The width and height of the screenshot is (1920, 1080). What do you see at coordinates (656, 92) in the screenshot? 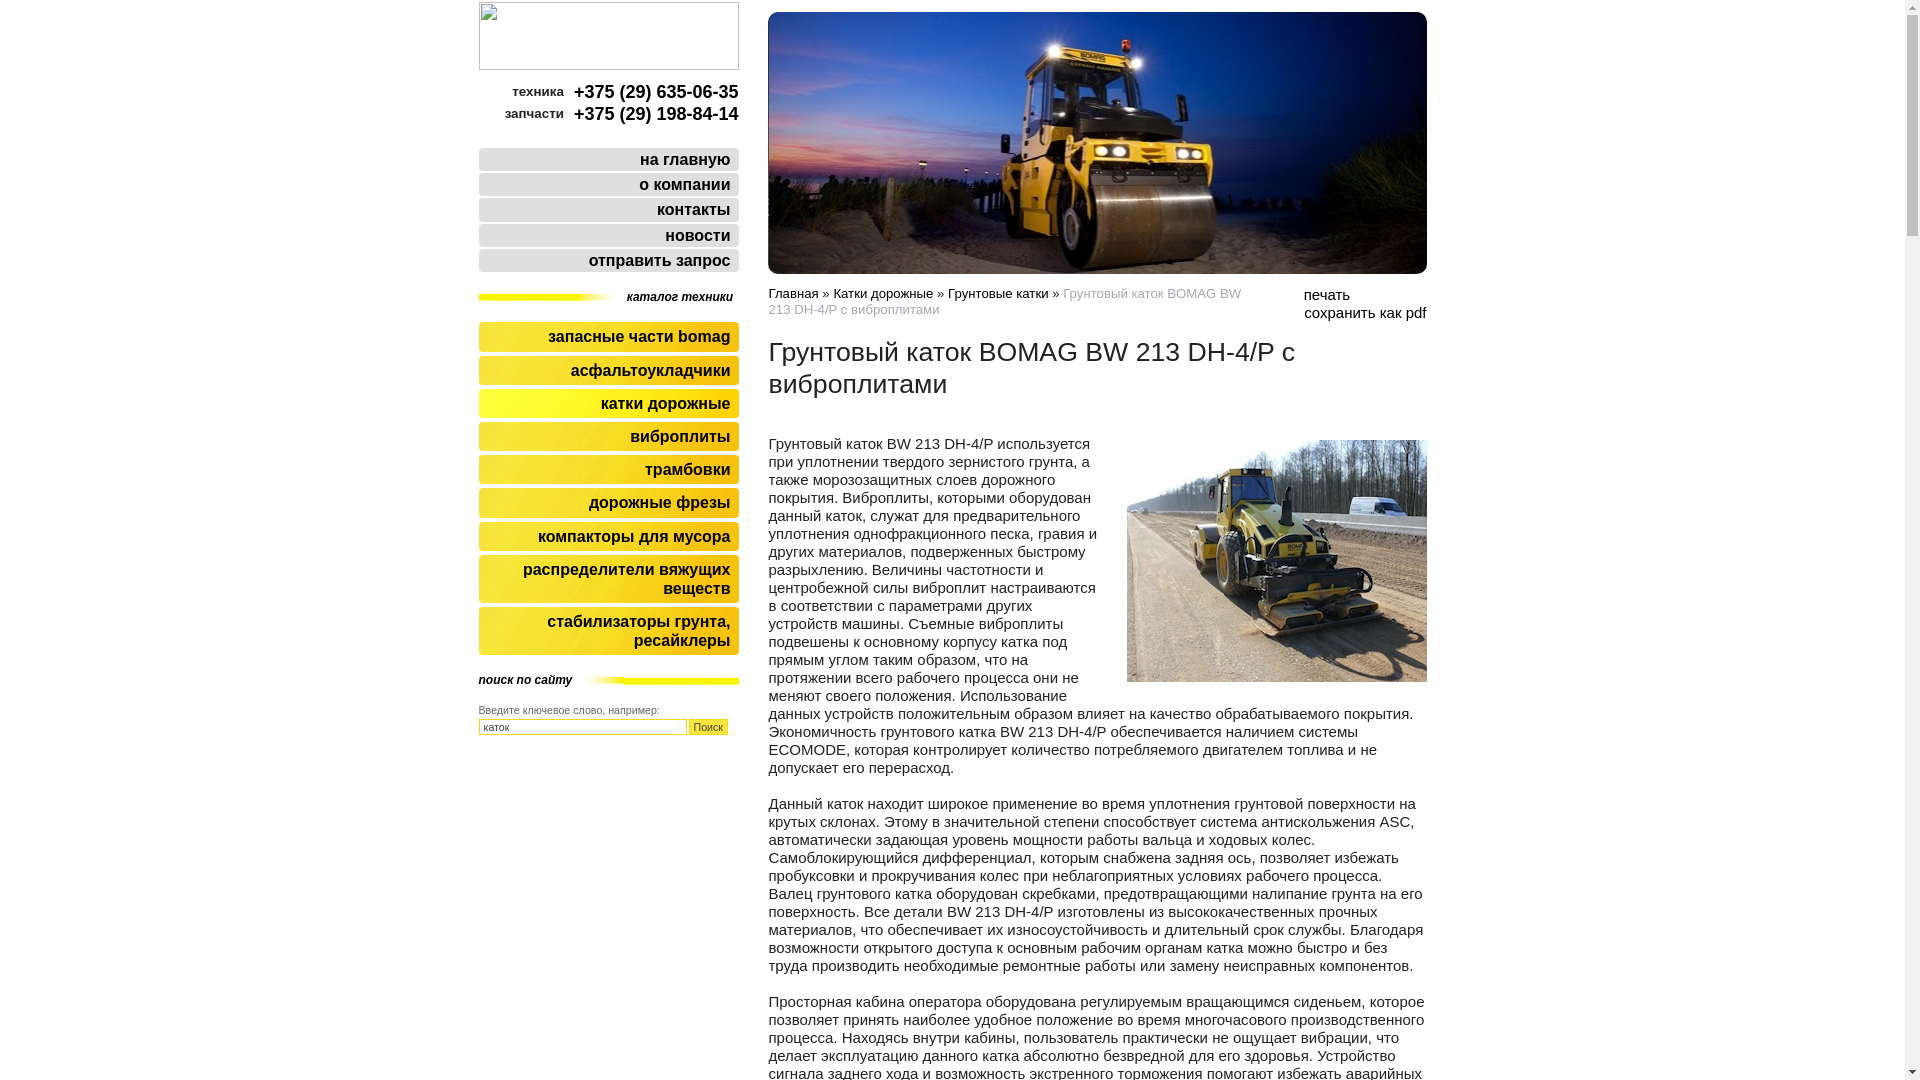
I see `'+375 (29) 635-06-35'` at bounding box center [656, 92].